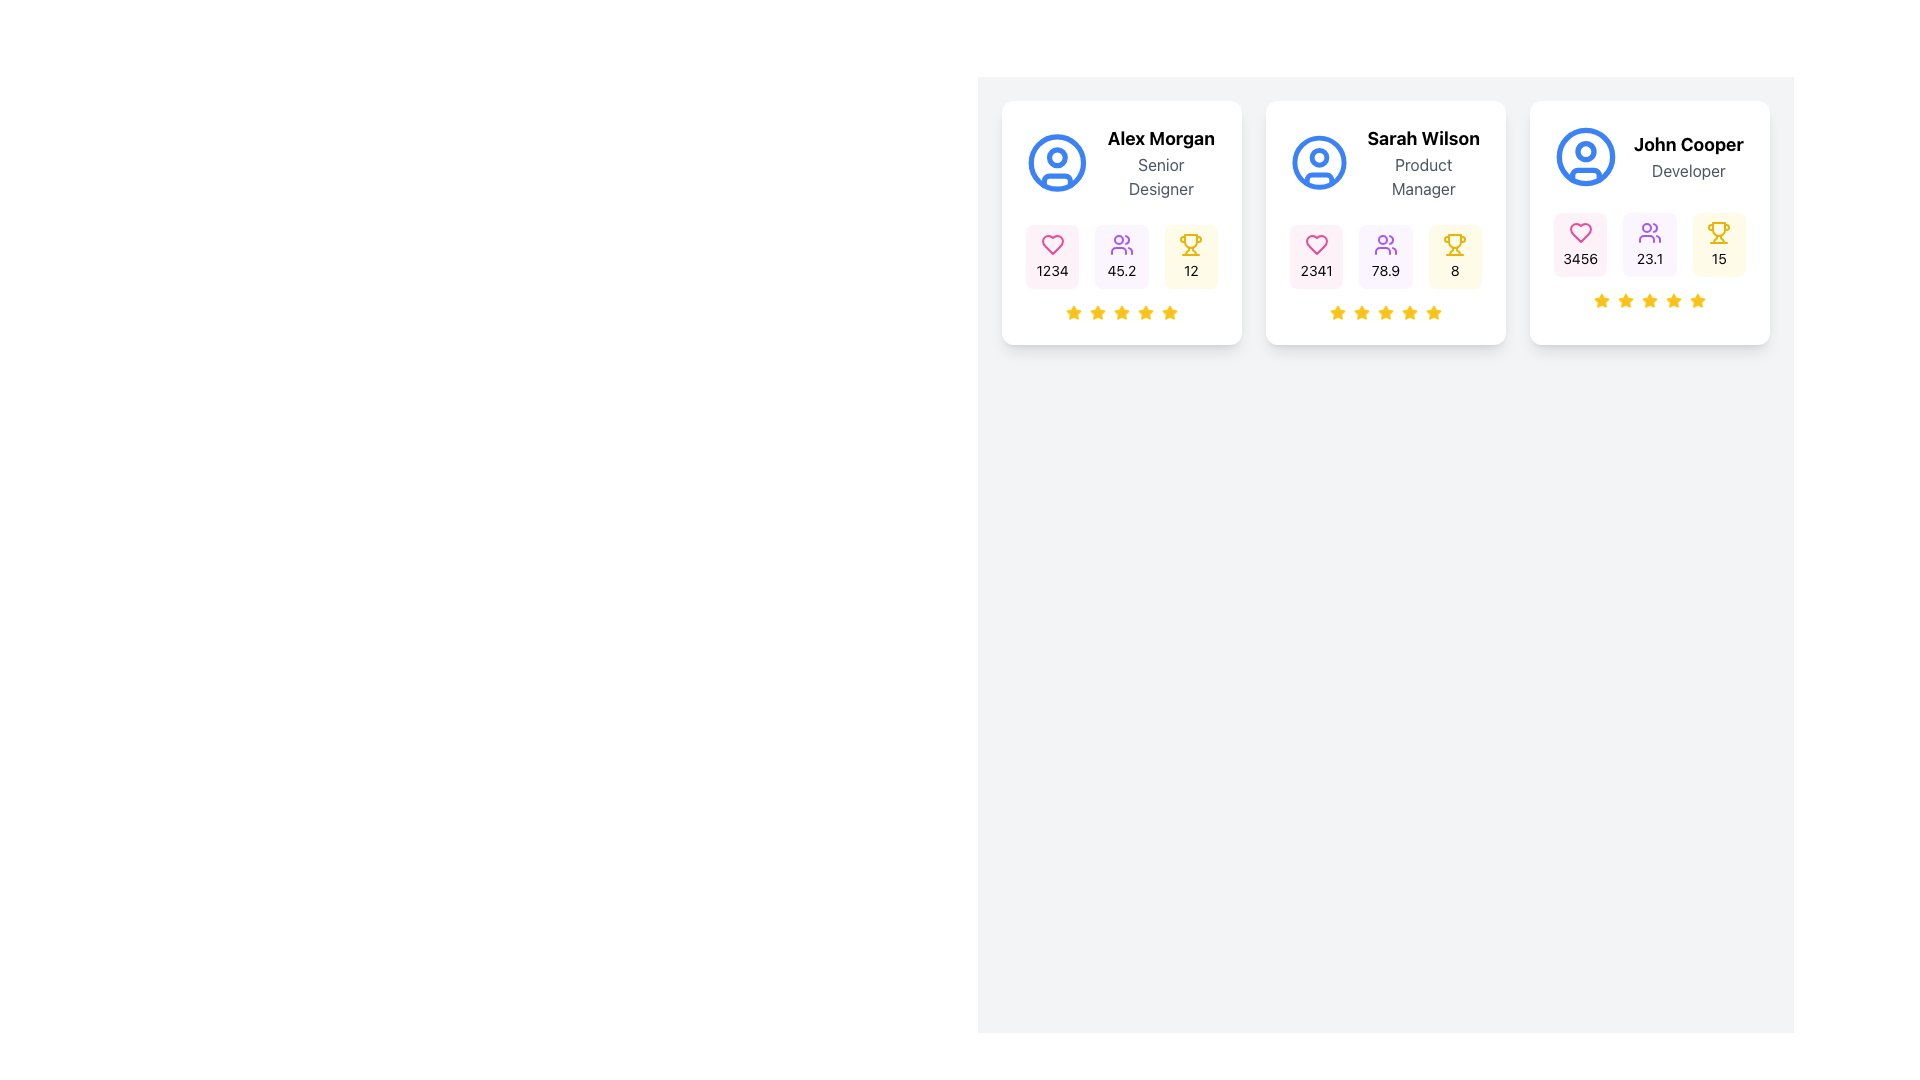 The height and width of the screenshot is (1080, 1920). I want to click on the yellow trophy icon with the text '12' in the bottom-right corner of the first card, so click(1190, 256).